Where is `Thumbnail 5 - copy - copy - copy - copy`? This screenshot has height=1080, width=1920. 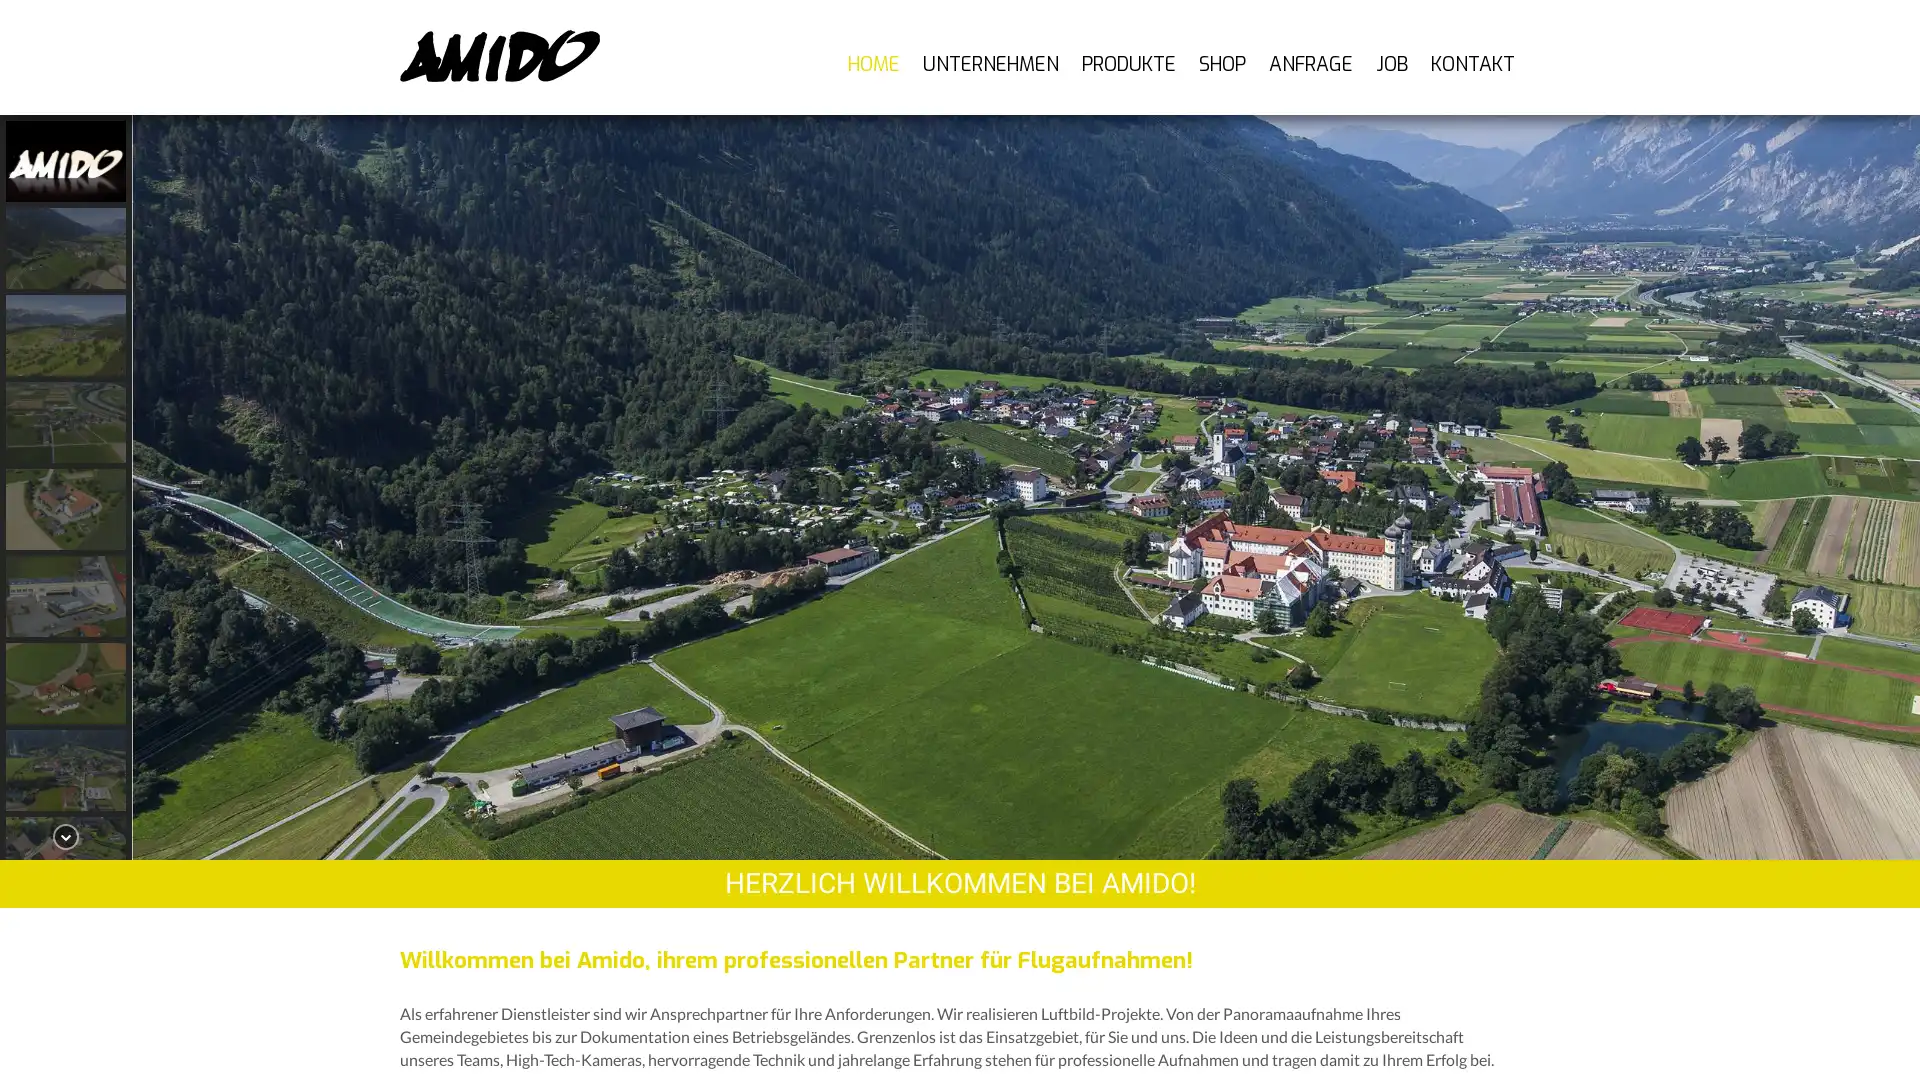 Thumbnail 5 - copy - copy - copy - copy is located at coordinates (66, 944).